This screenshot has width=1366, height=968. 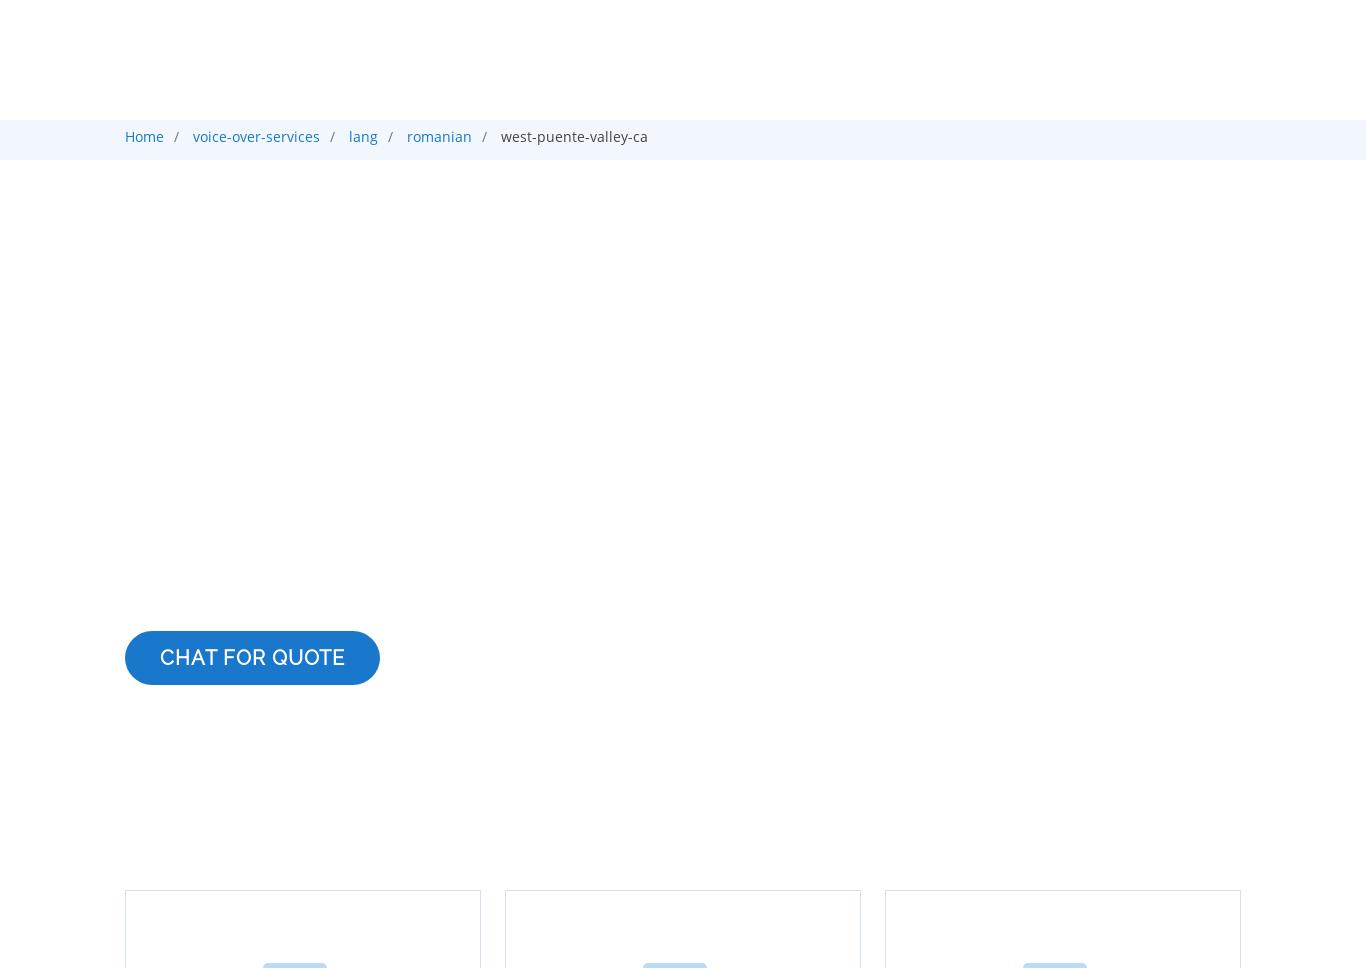 I want to click on 'US:(1-800-230-7918)', so click(x=960, y=39).